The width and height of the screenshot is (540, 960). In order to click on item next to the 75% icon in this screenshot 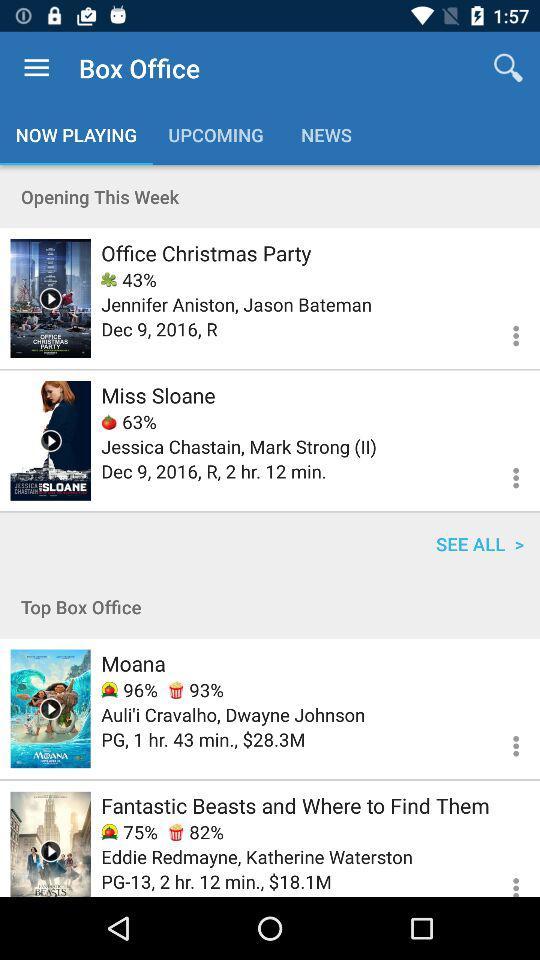, I will do `click(196, 832)`.